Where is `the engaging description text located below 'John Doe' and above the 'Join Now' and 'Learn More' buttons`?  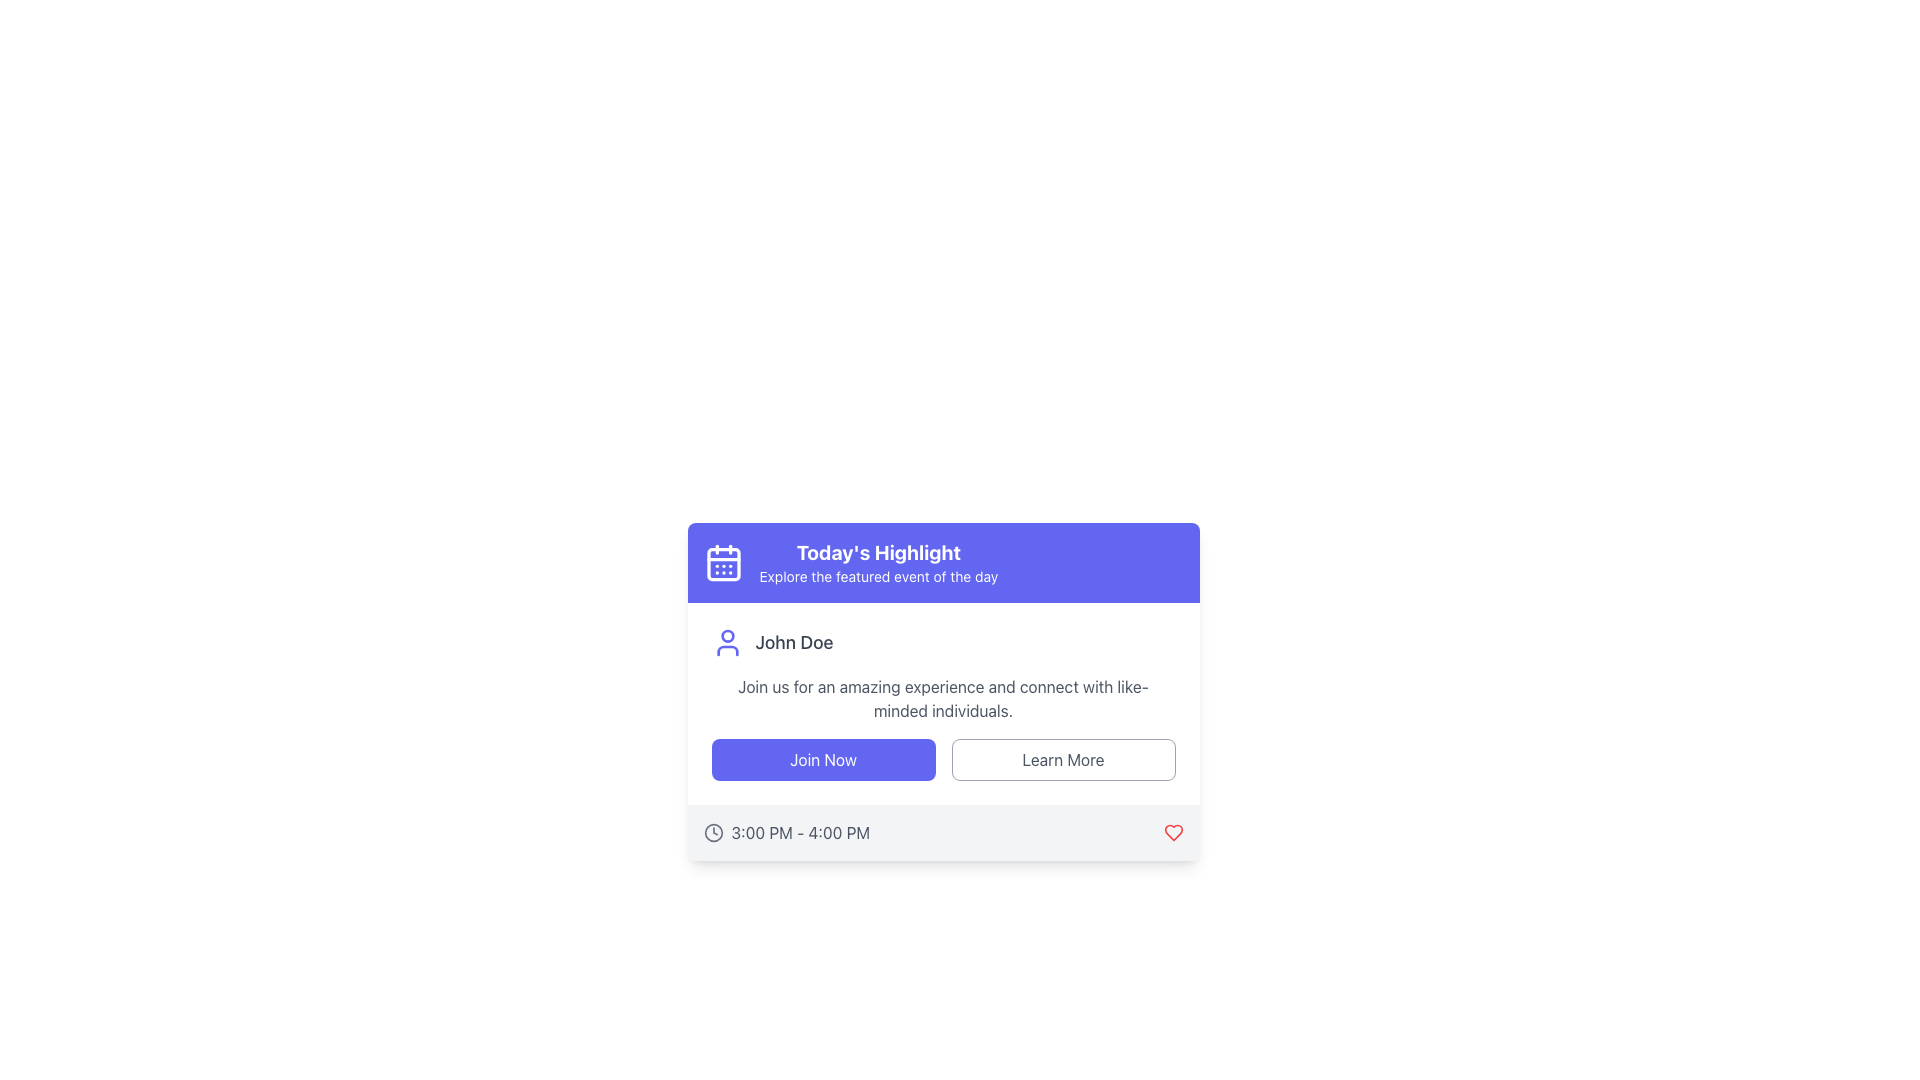
the engaging description text located below 'John Doe' and above the 'Join Now' and 'Learn More' buttons is located at coordinates (942, 697).